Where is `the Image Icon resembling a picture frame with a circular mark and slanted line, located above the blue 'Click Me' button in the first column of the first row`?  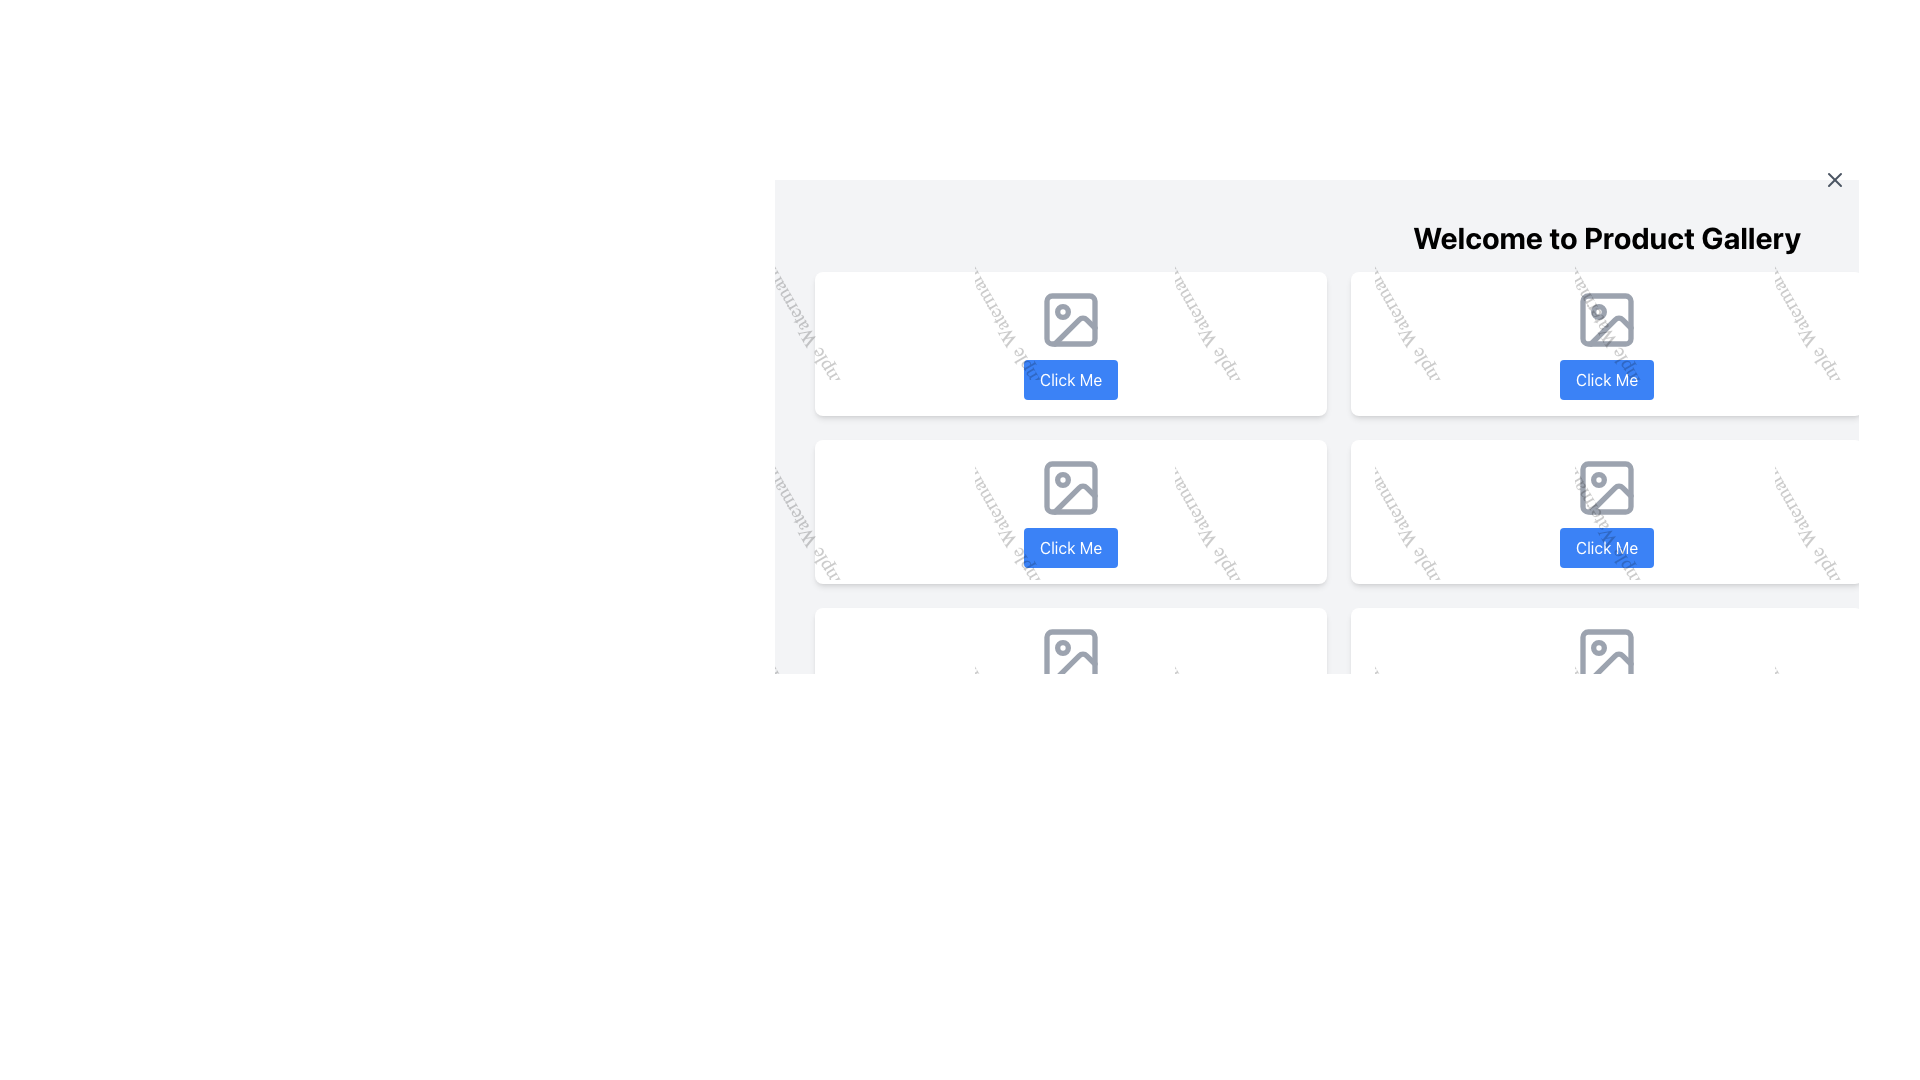 the Image Icon resembling a picture frame with a circular mark and slanted line, located above the blue 'Click Me' button in the first column of the first row is located at coordinates (1069, 319).